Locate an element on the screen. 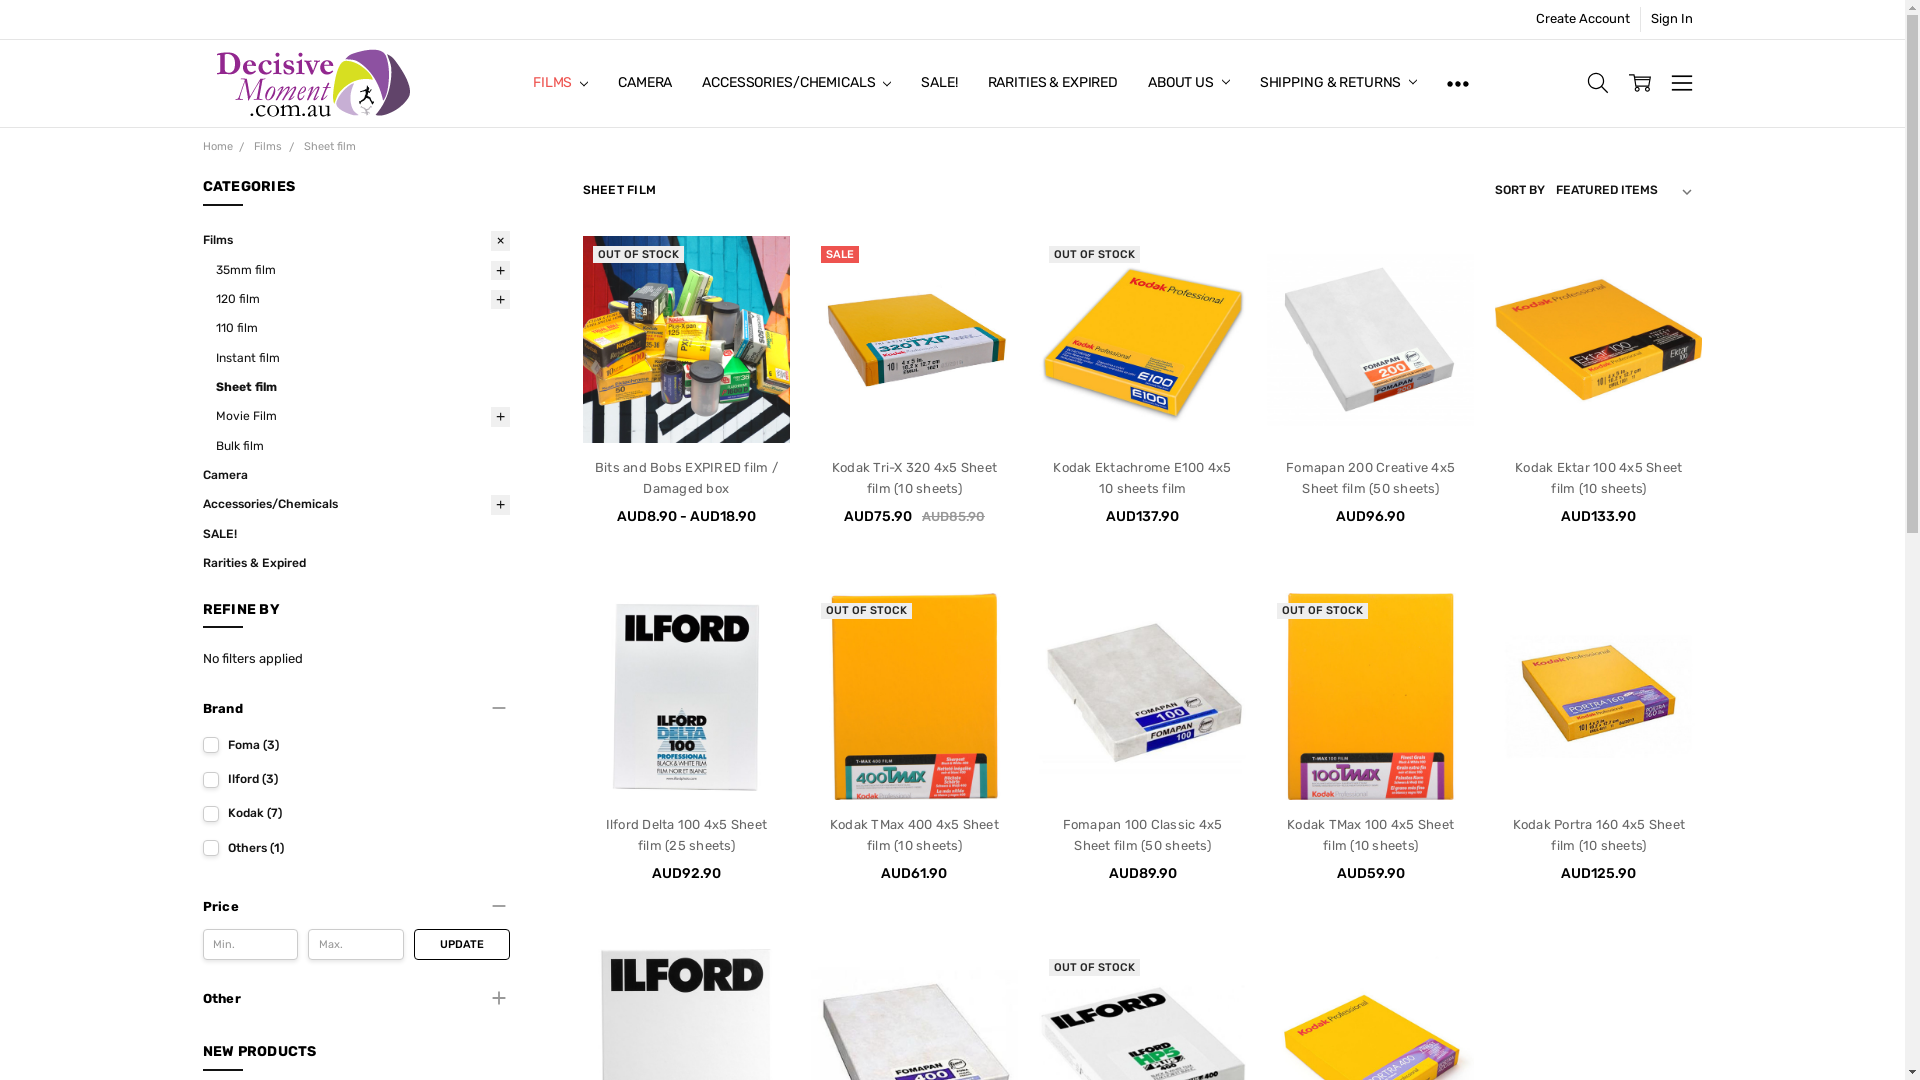 This screenshot has height=1080, width=1920. 'Bits and Bobs EXPIRED film / Damaged box' is located at coordinates (594, 478).